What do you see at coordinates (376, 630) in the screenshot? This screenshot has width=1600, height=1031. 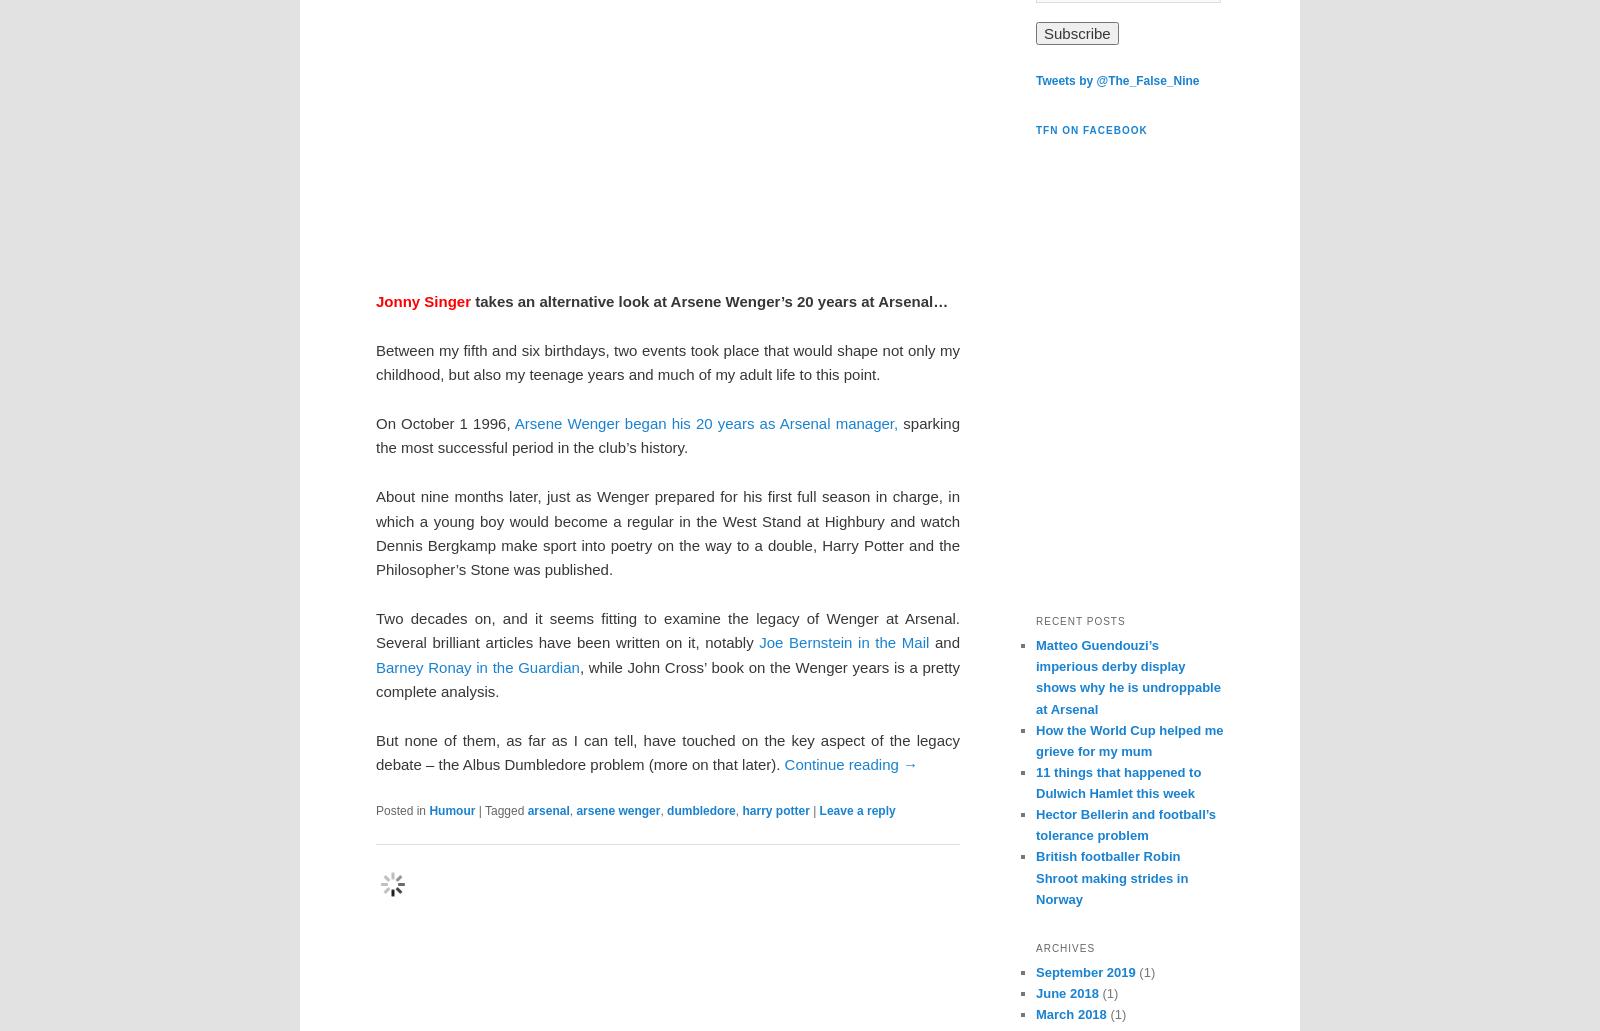 I see `'Two decades on, and it seems fitting to examine the legacy of Wenger at Arsenal. Several brilliant articles have been written on it, notably'` at bounding box center [376, 630].